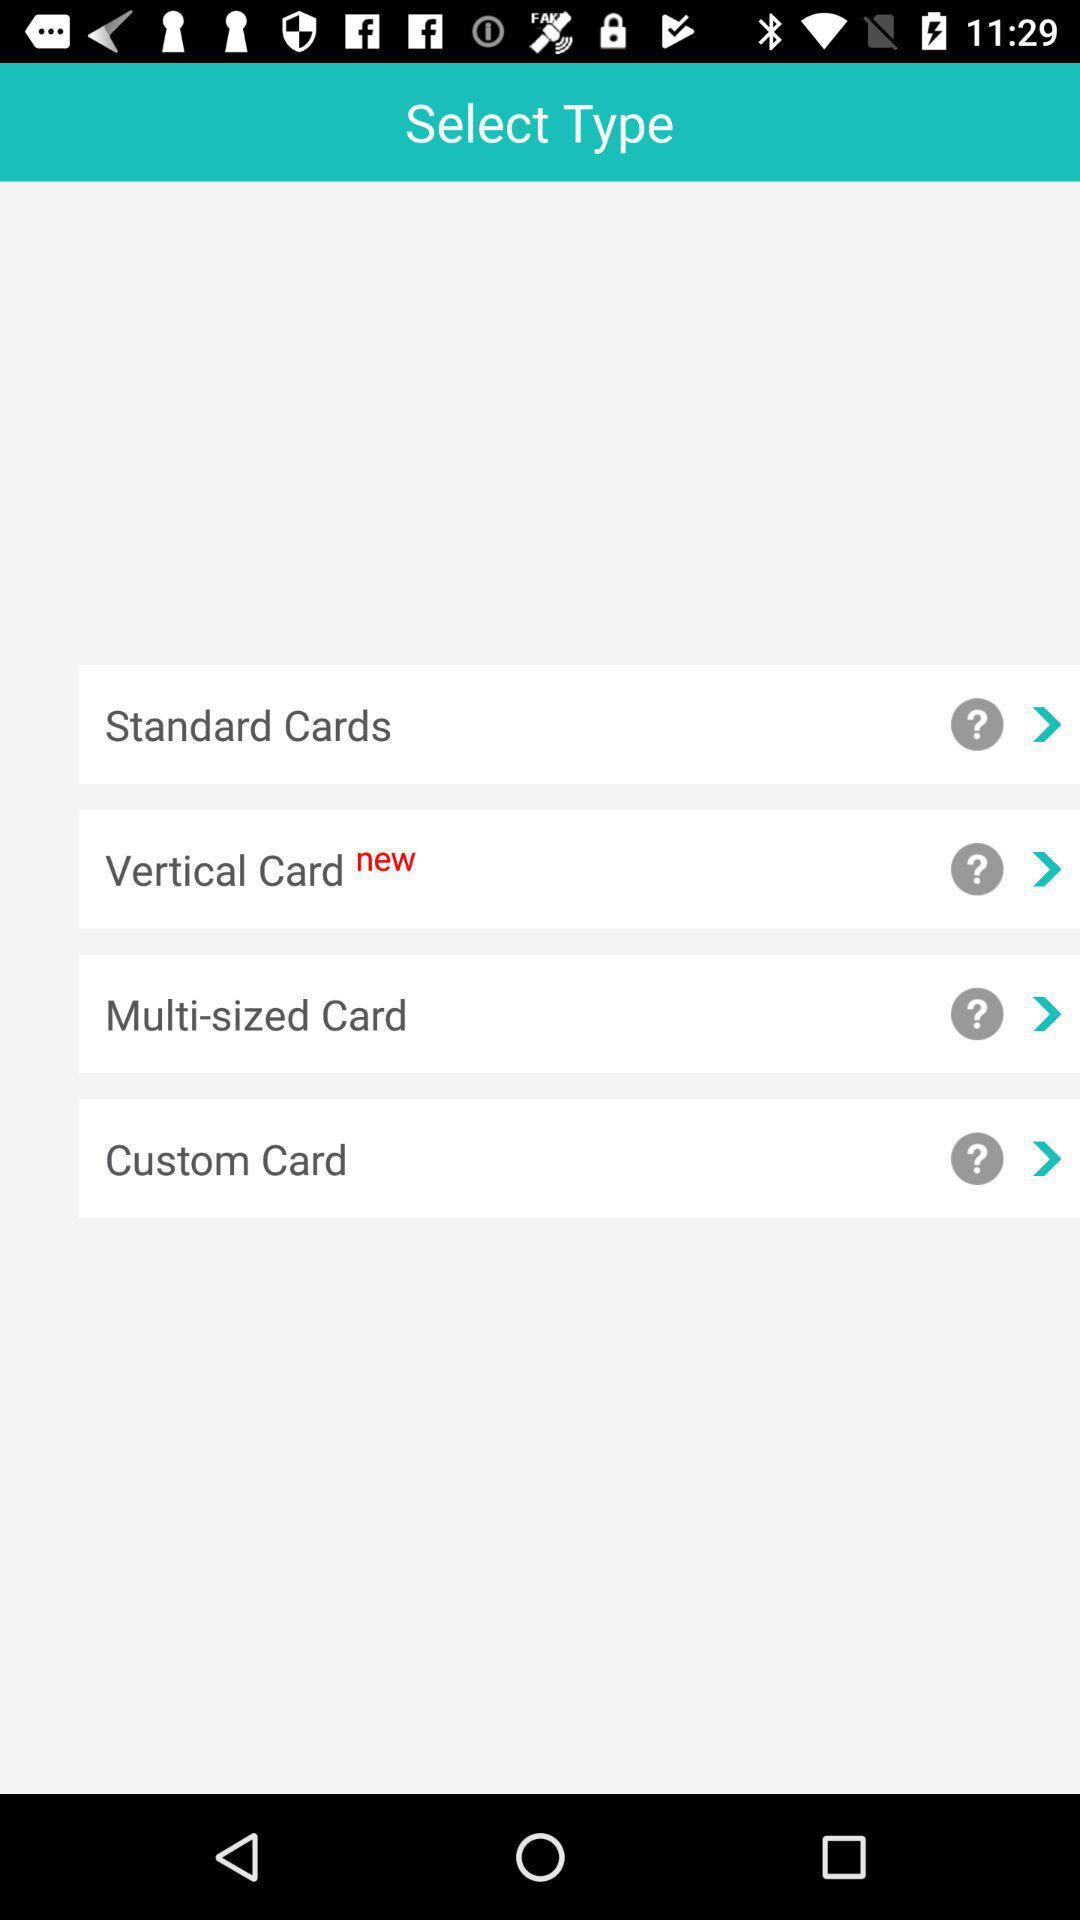 The width and height of the screenshot is (1080, 1920). Describe the element at coordinates (976, 869) in the screenshot. I see `the help icon` at that location.